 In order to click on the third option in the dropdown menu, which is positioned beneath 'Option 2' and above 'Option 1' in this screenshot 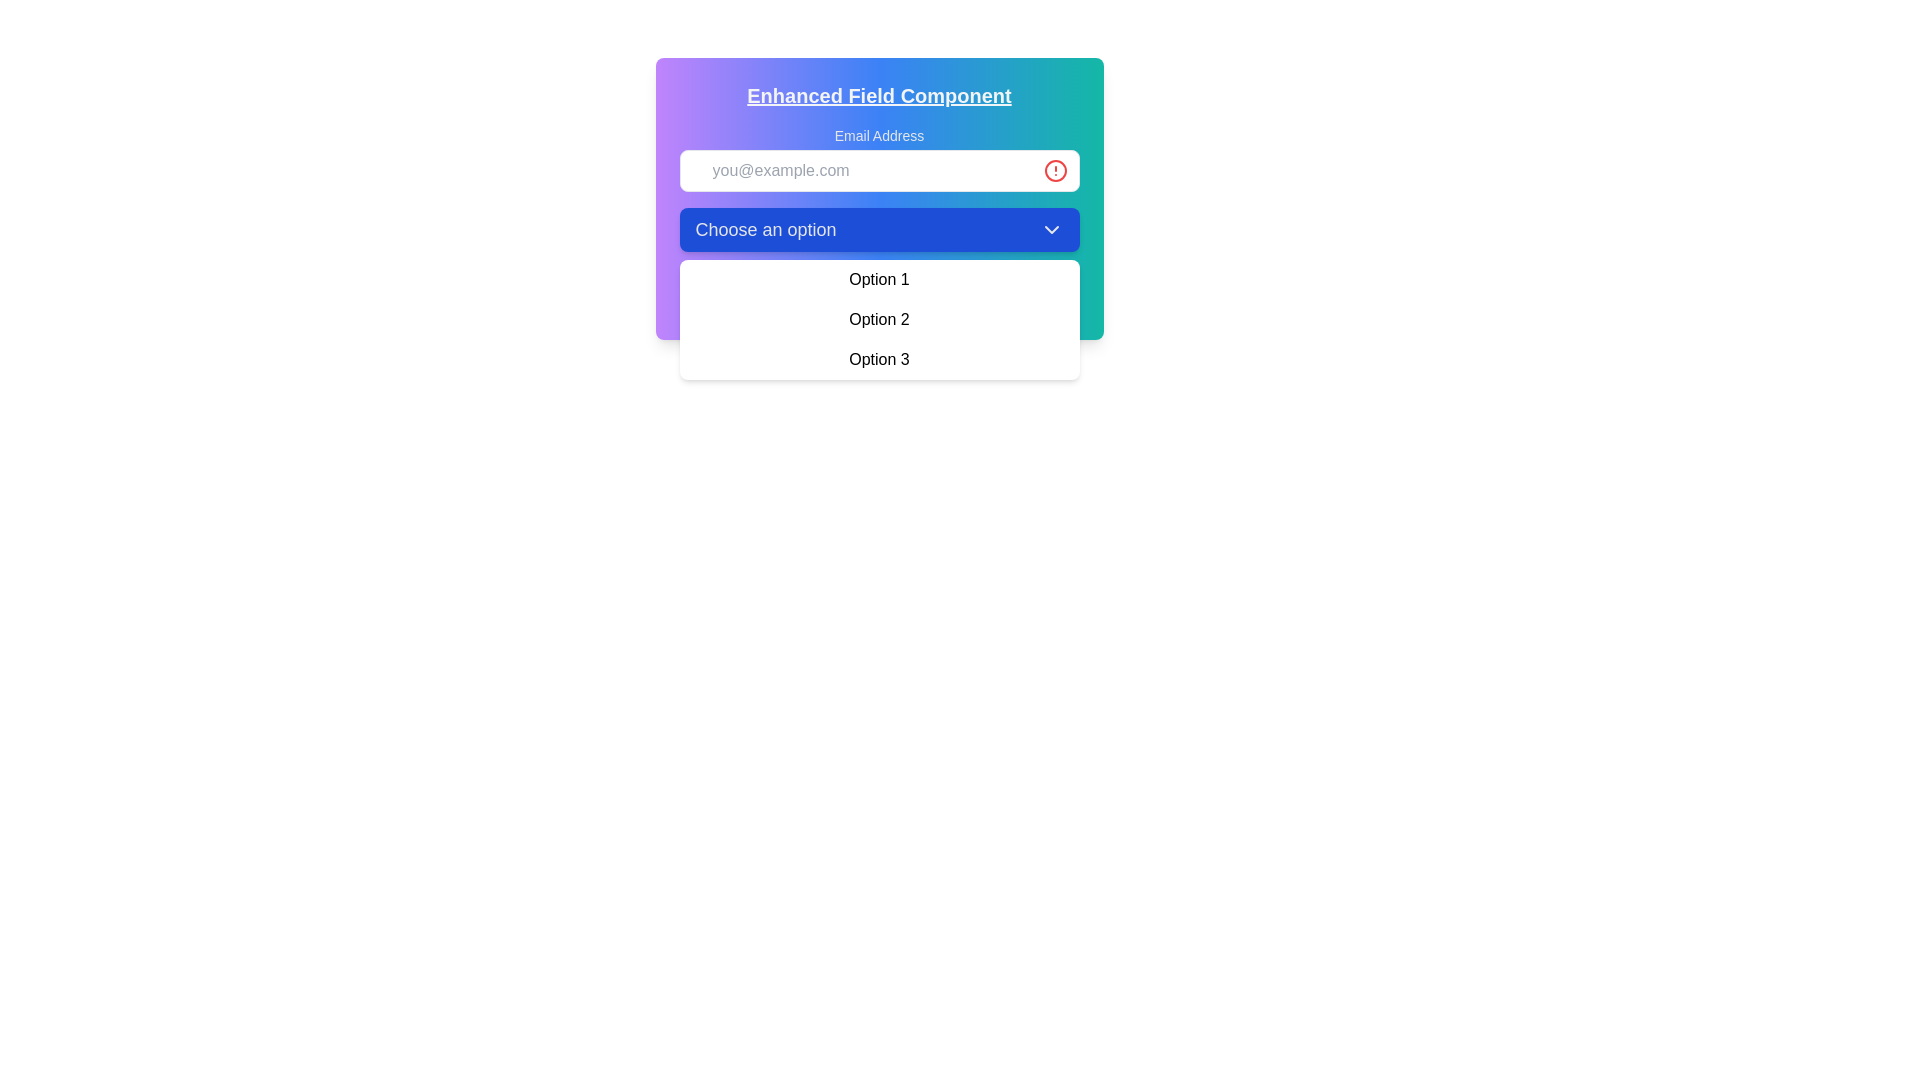, I will do `click(879, 358)`.